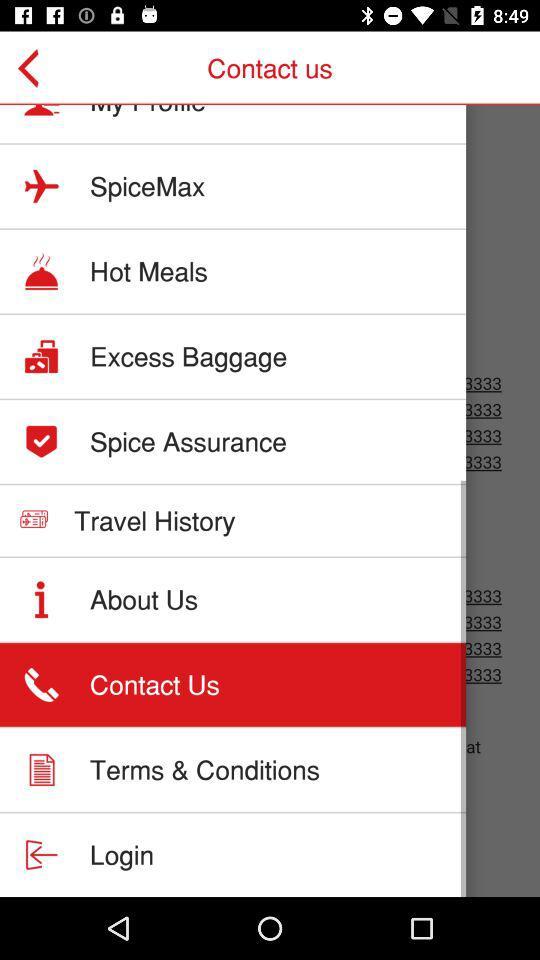 The width and height of the screenshot is (540, 960). What do you see at coordinates (146, 110) in the screenshot?
I see `my profile icon` at bounding box center [146, 110].